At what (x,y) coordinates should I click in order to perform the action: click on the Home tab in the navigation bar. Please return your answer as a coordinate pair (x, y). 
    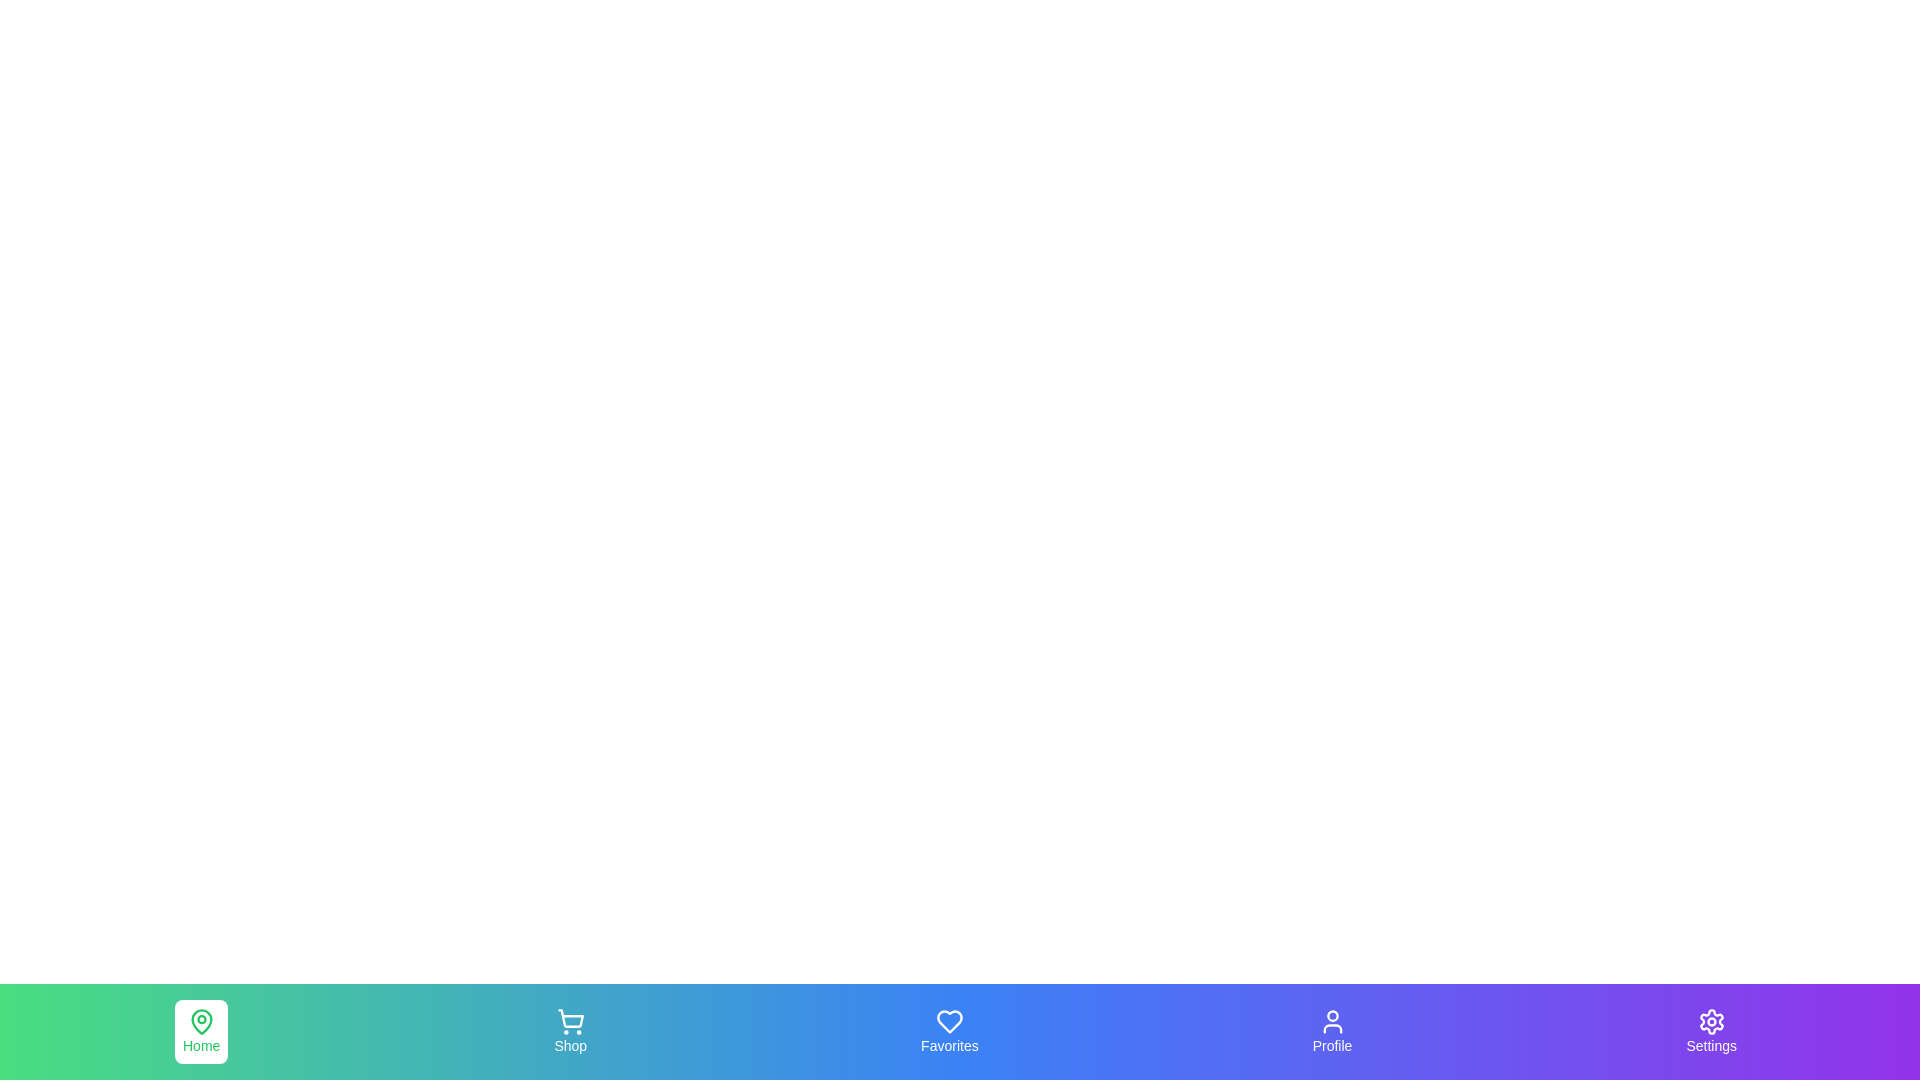
    Looking at the image, I should click on (201, 1032).